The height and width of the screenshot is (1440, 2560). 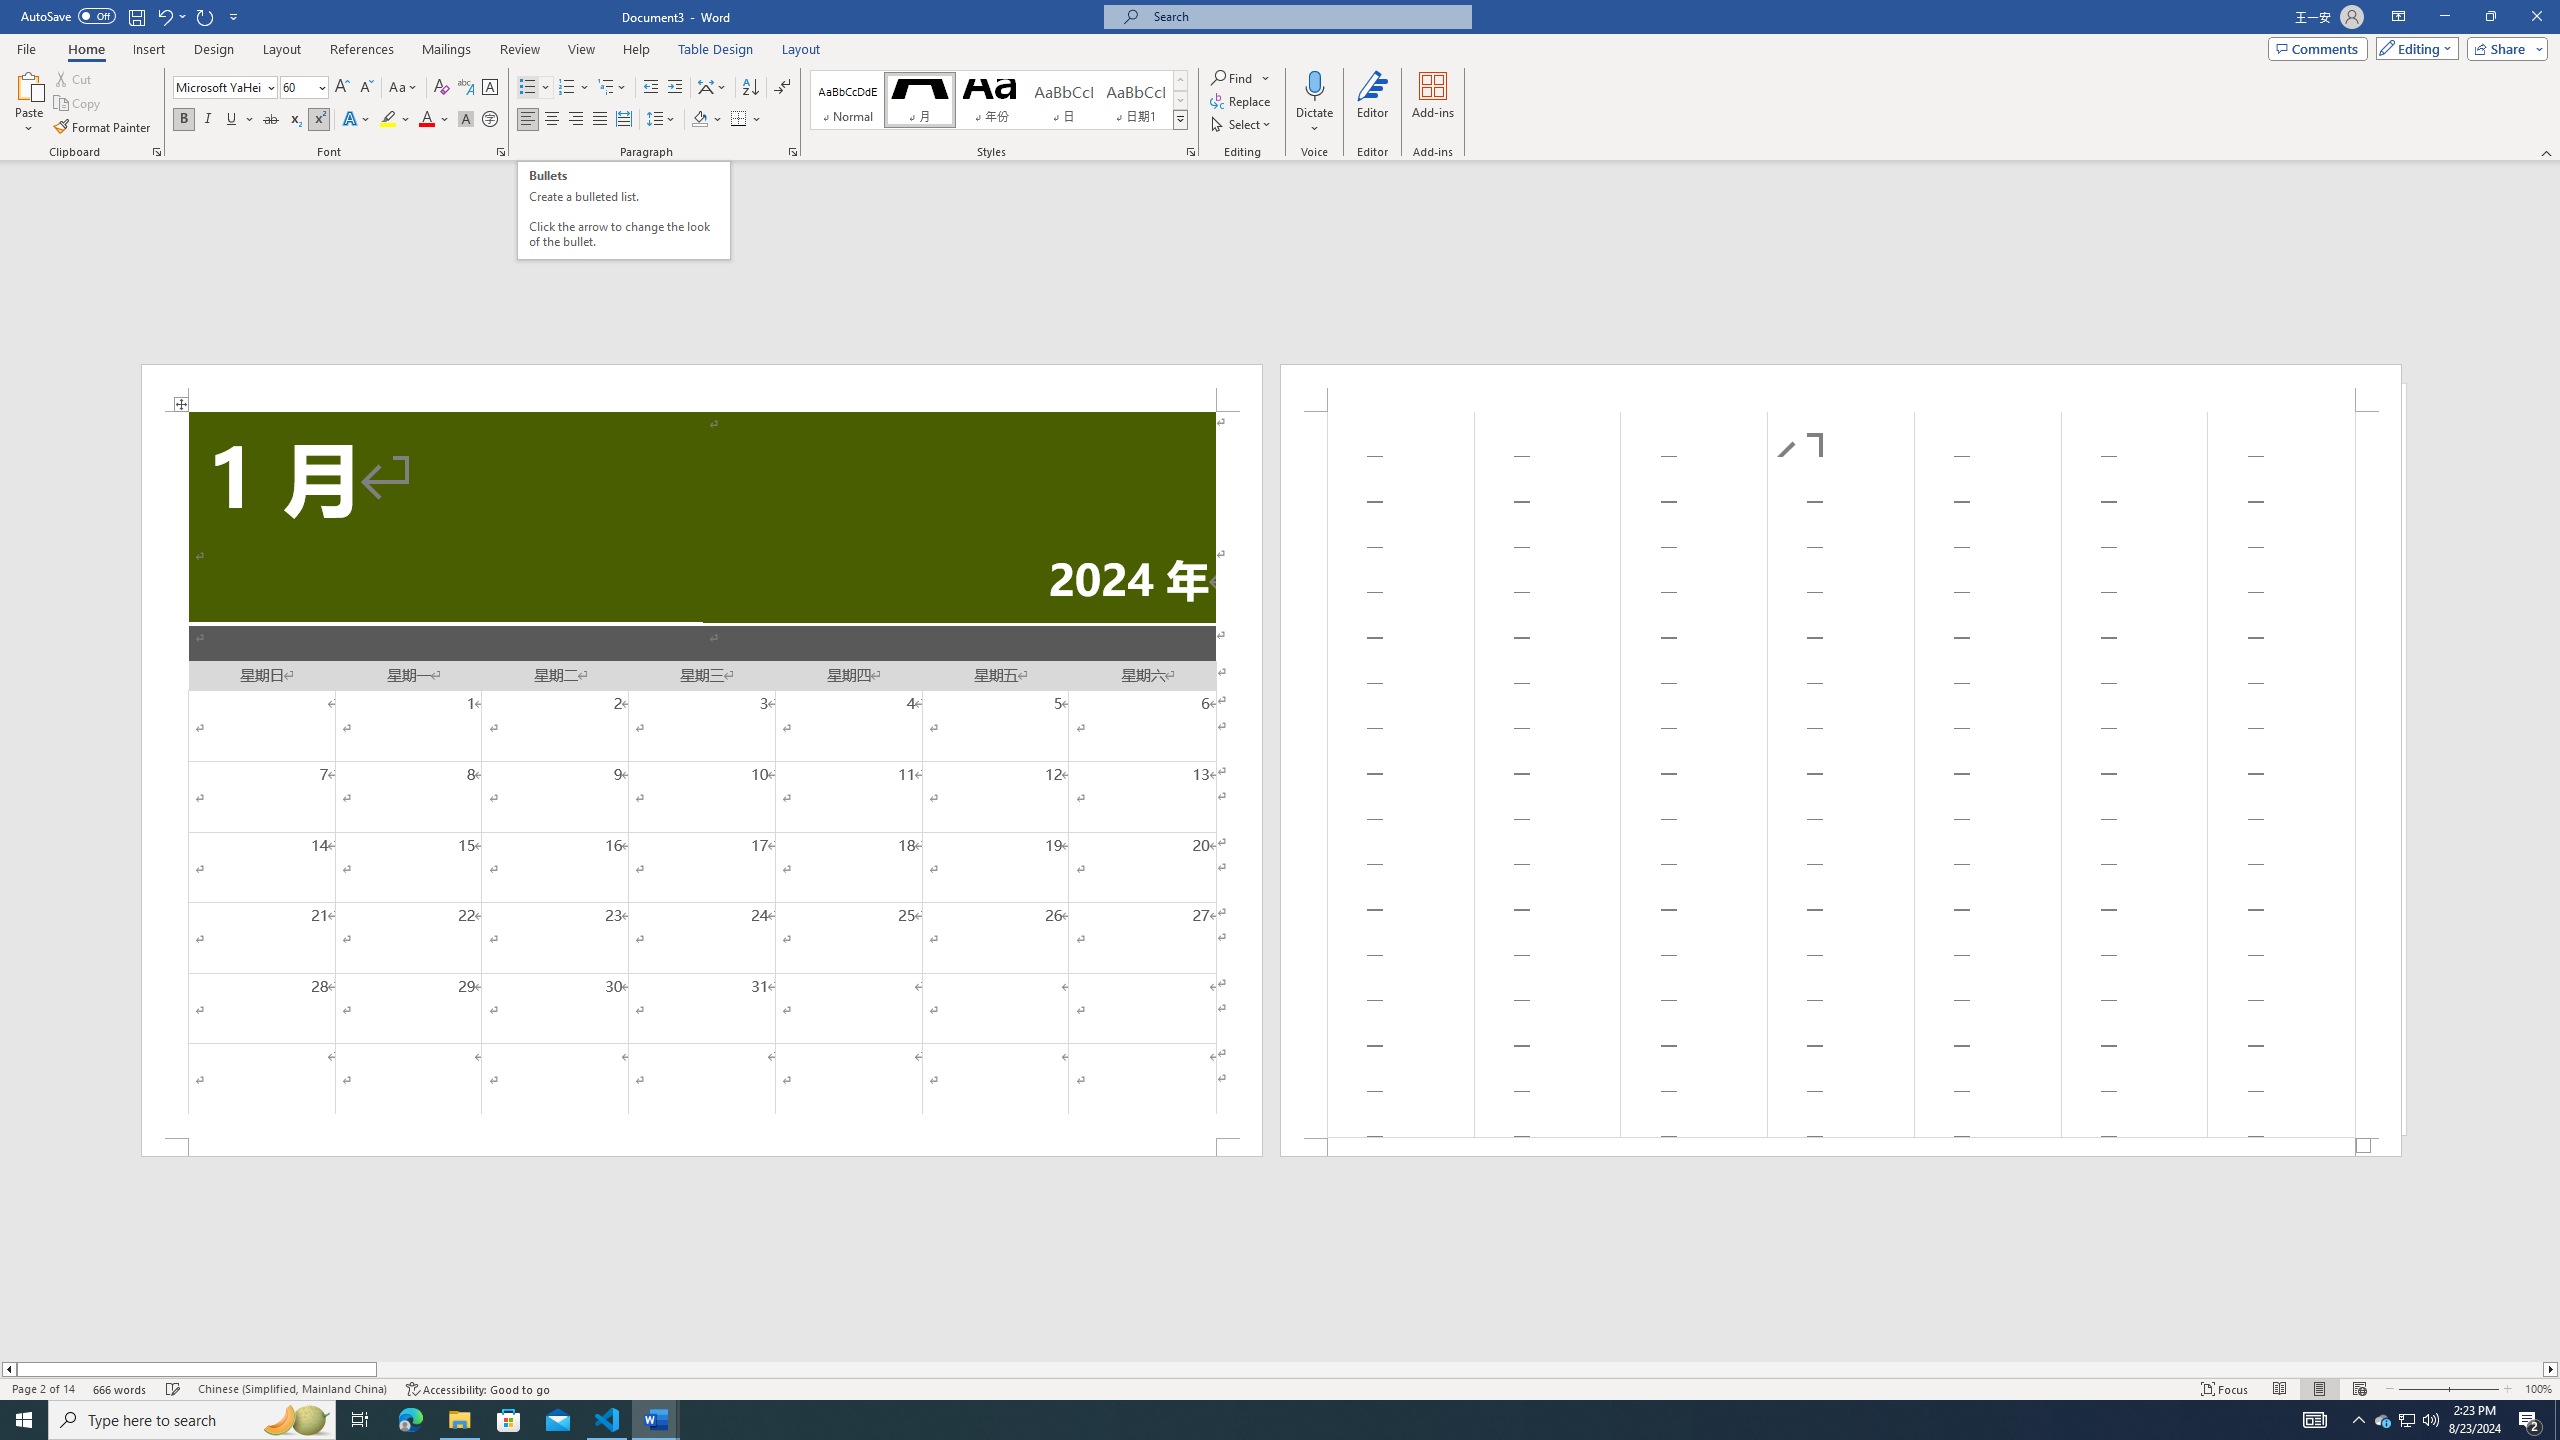 What do you see at coordinates (445, 49) in the screenshot?
I see `'Mailings'` at bounding box center [445, 49].